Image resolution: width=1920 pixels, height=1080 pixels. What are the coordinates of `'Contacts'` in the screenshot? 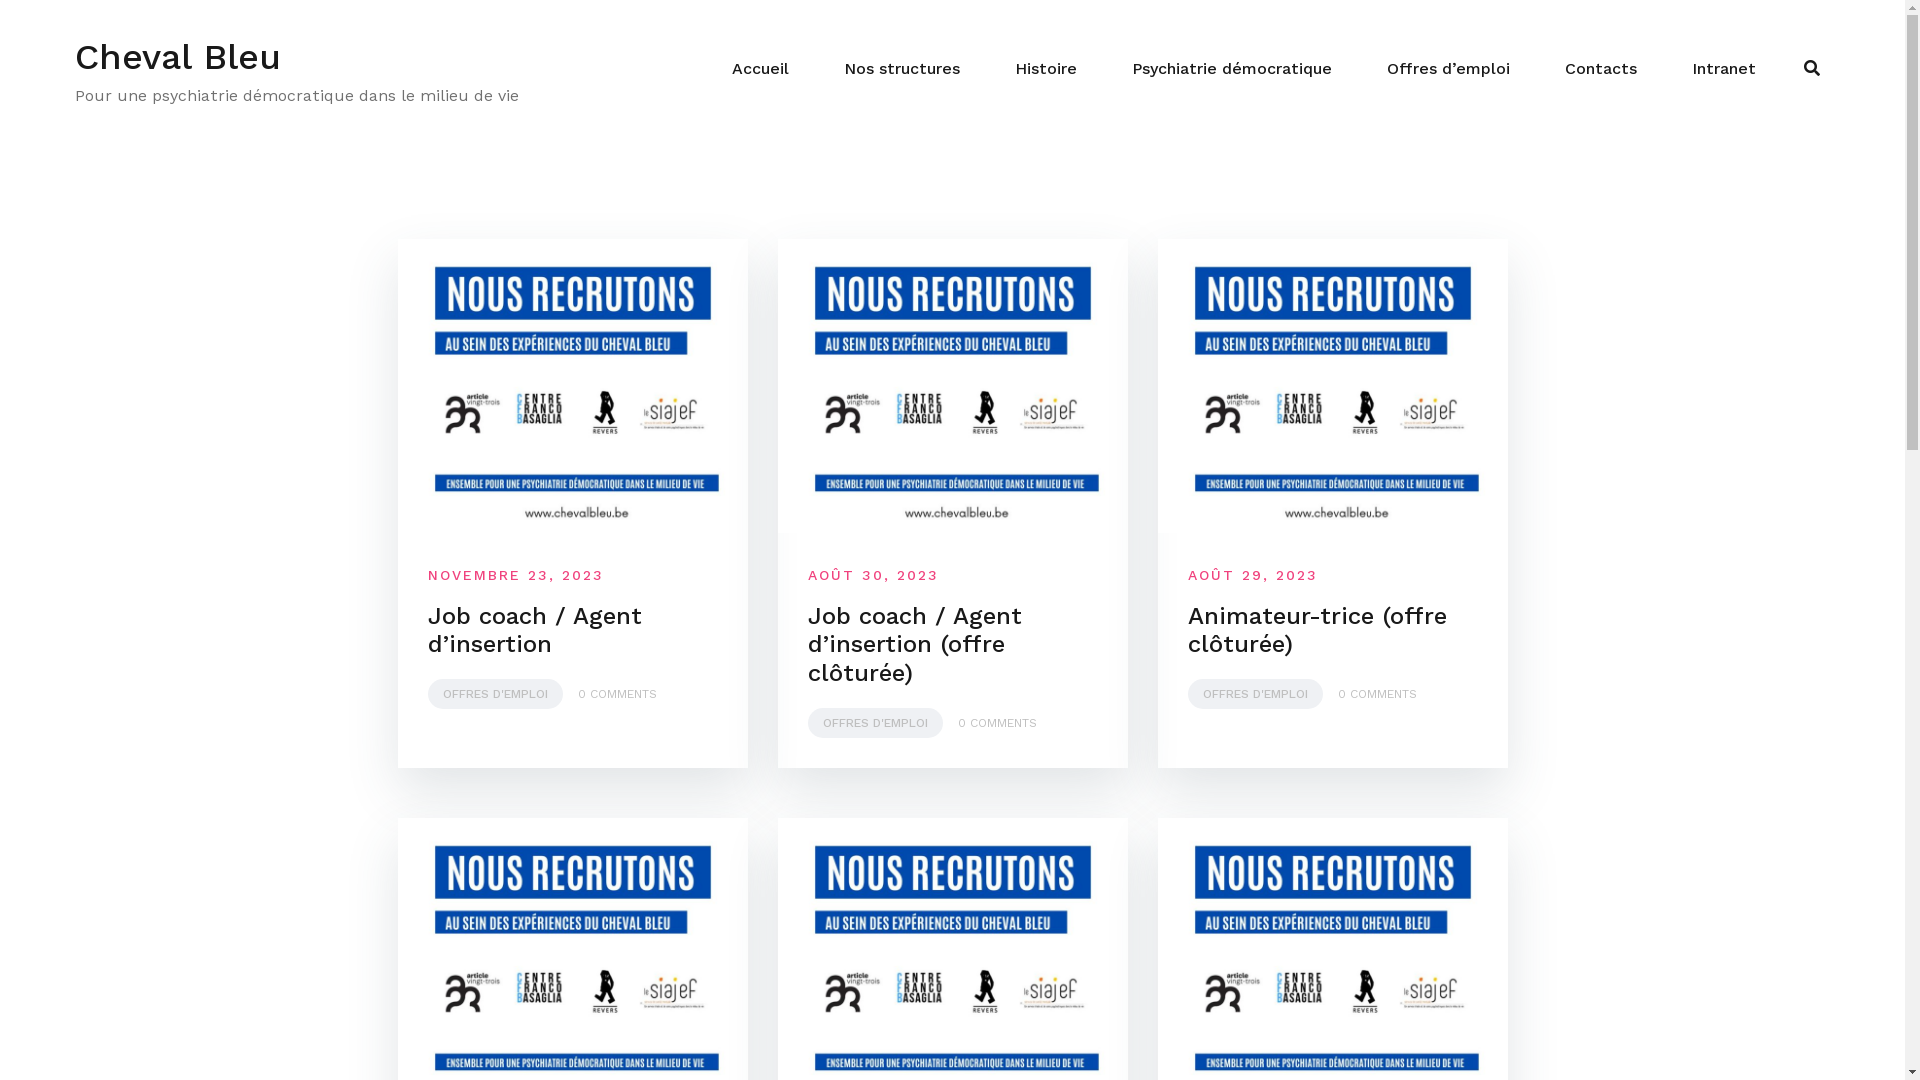 It's located at (1601, 68).